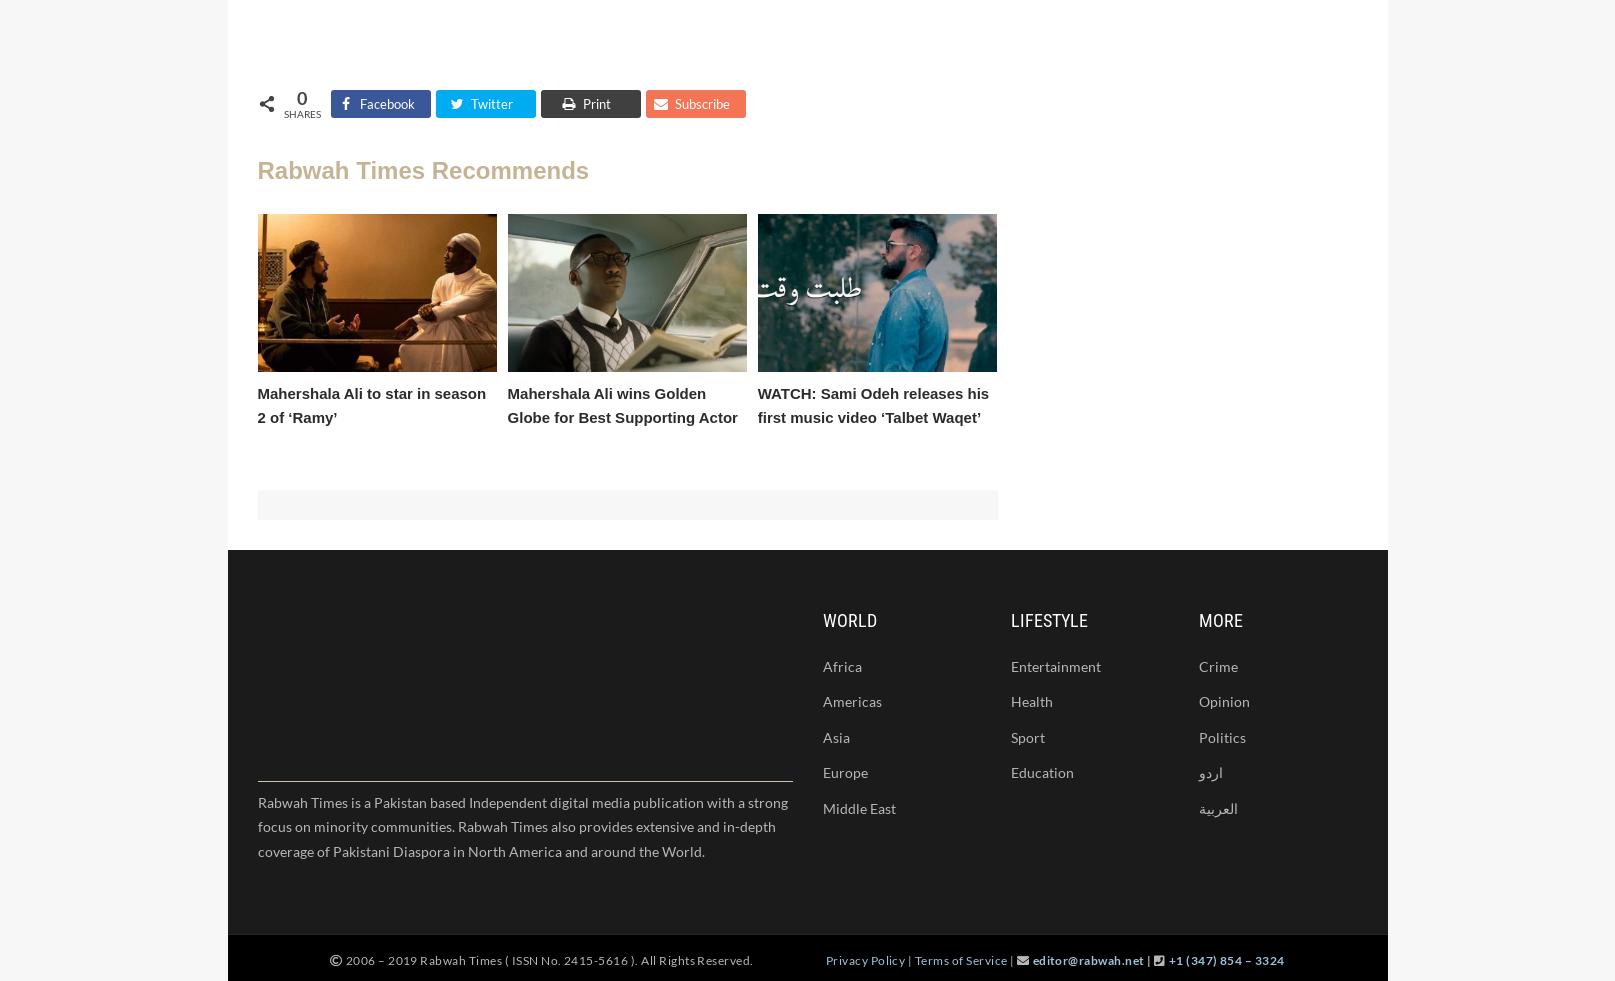  What do you see at coordinates (1088, 960) in the screenshot?
I see `'editor@rabwah.net'` at bounding box center [1088, 960].